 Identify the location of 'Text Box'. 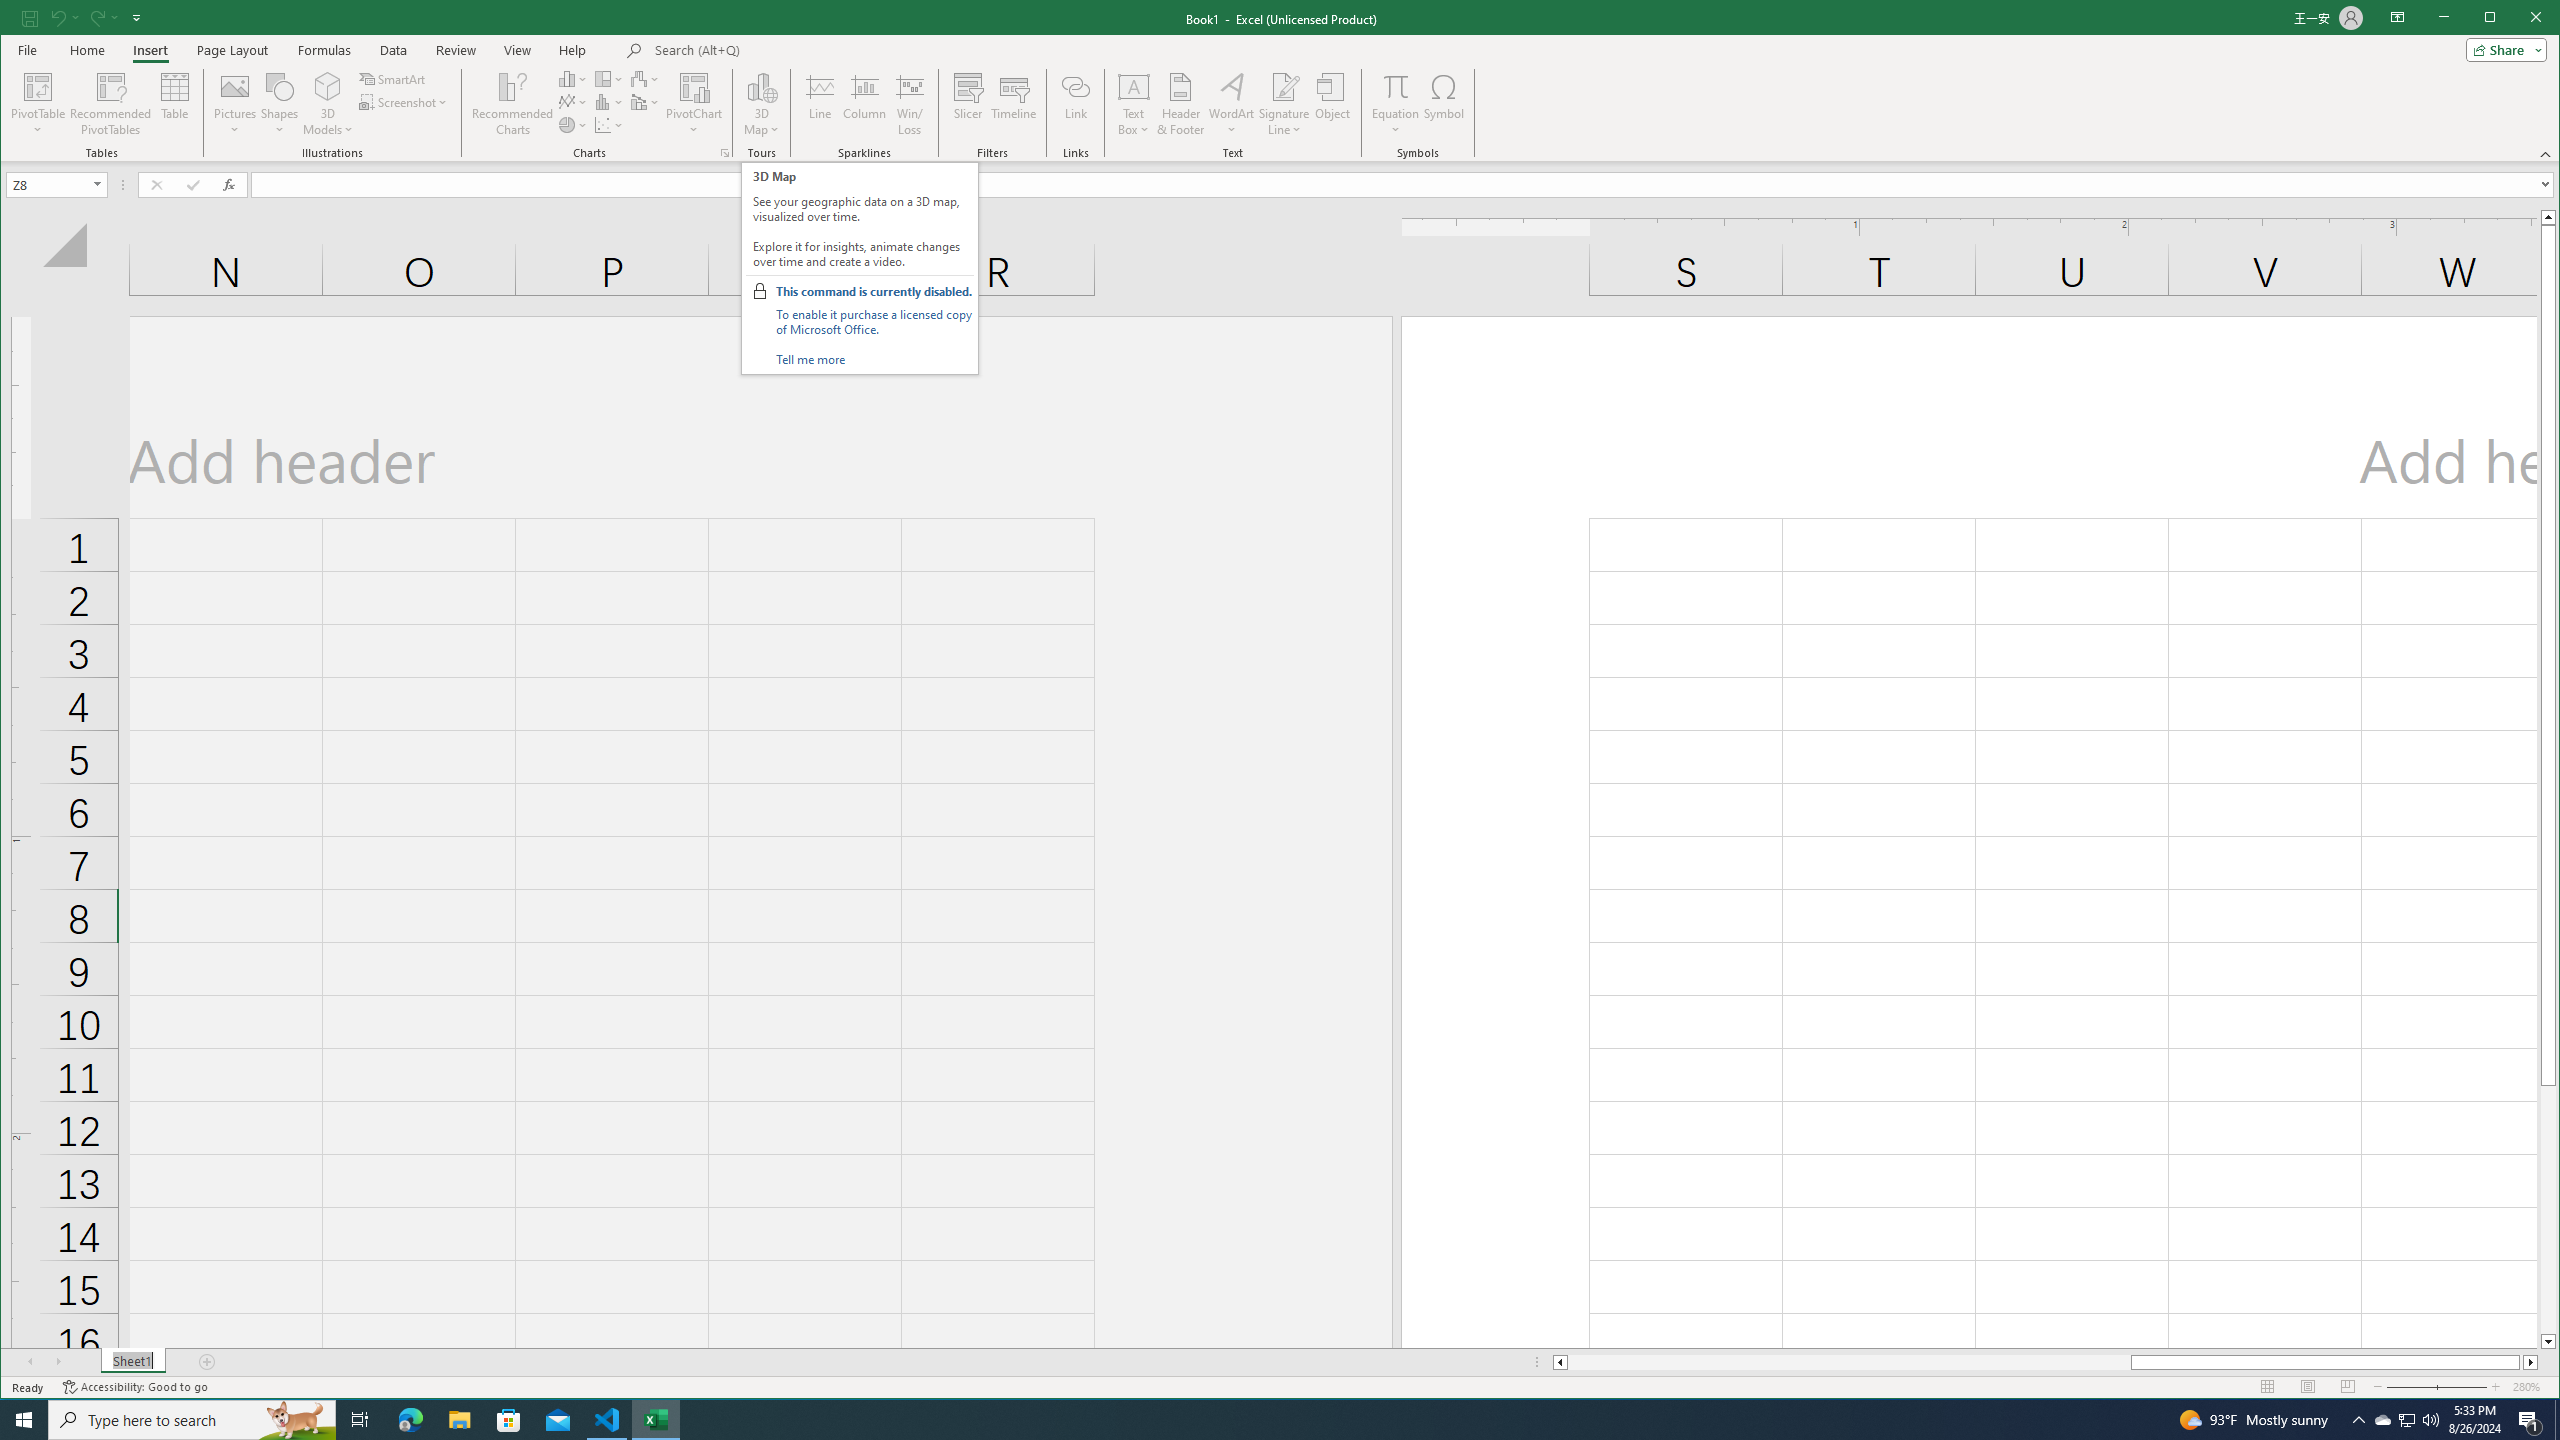
(1133, 103).